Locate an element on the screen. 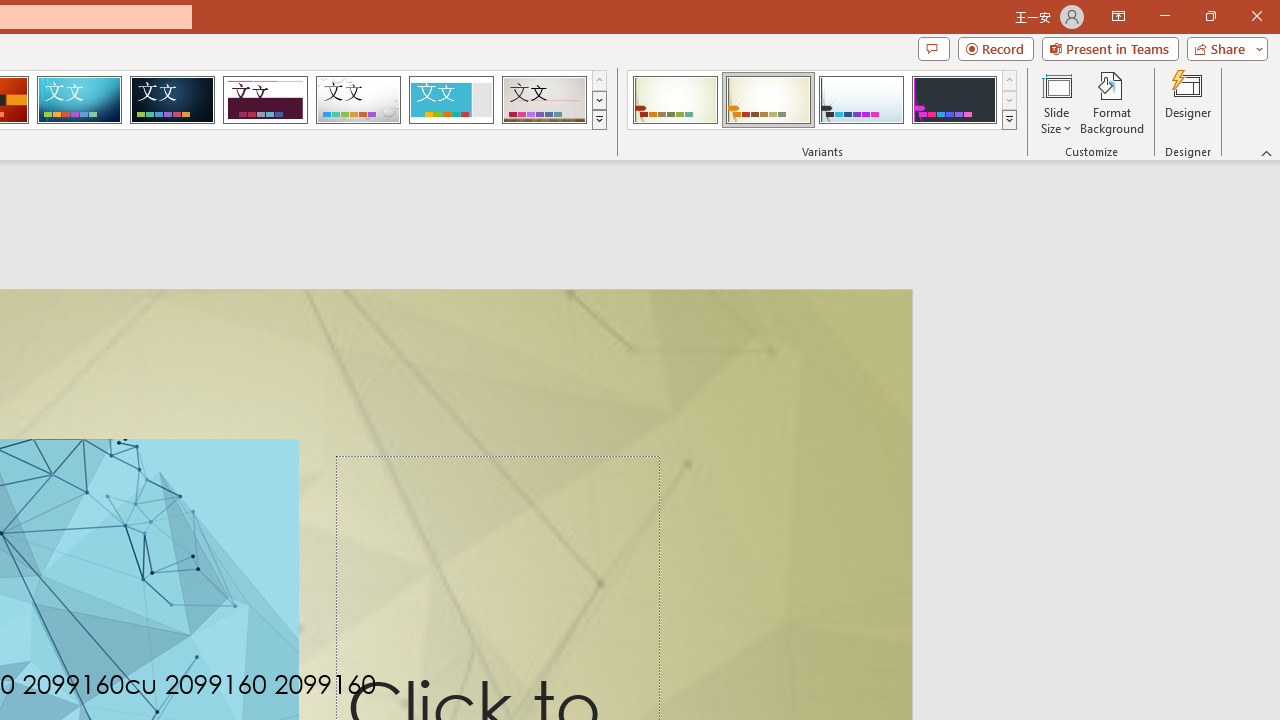 The height and width of the screenshot is (720, 1280). 'Variants' is located at coordinates (1009, 120).